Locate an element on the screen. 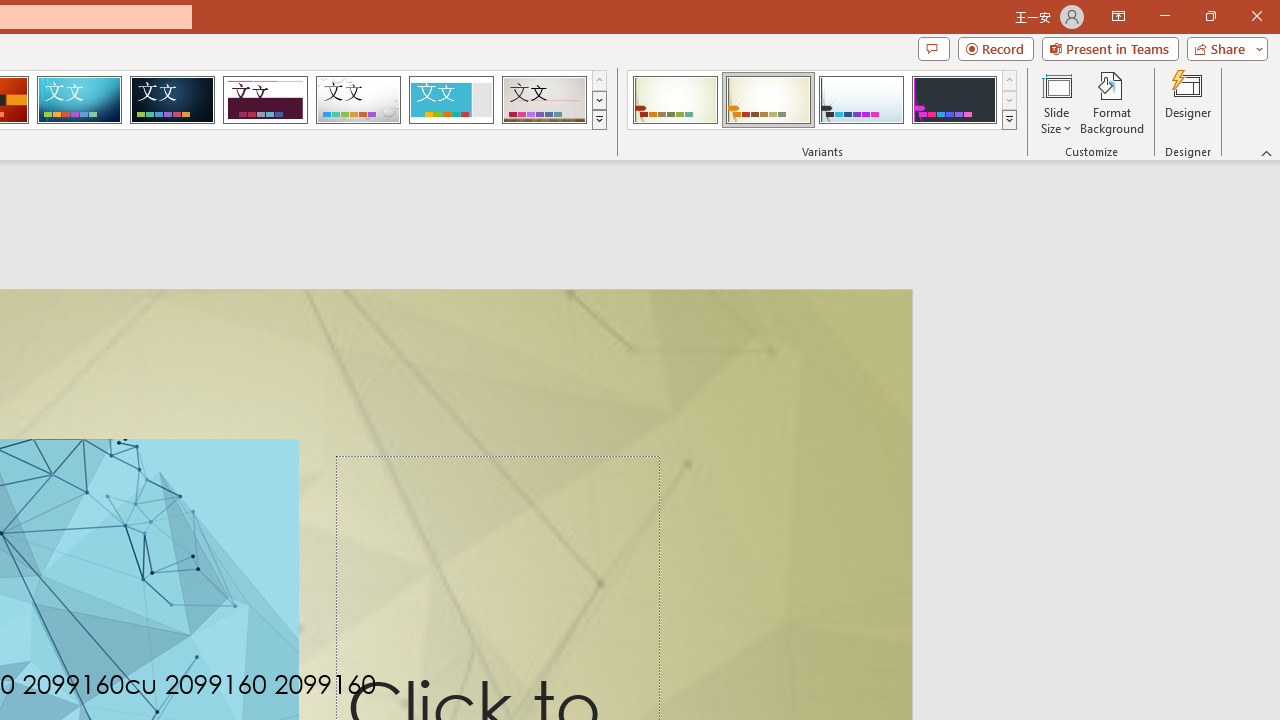 The height and width of the screenshot is (720, 1280). 'Variants' is located at coordinates (1009, 120).